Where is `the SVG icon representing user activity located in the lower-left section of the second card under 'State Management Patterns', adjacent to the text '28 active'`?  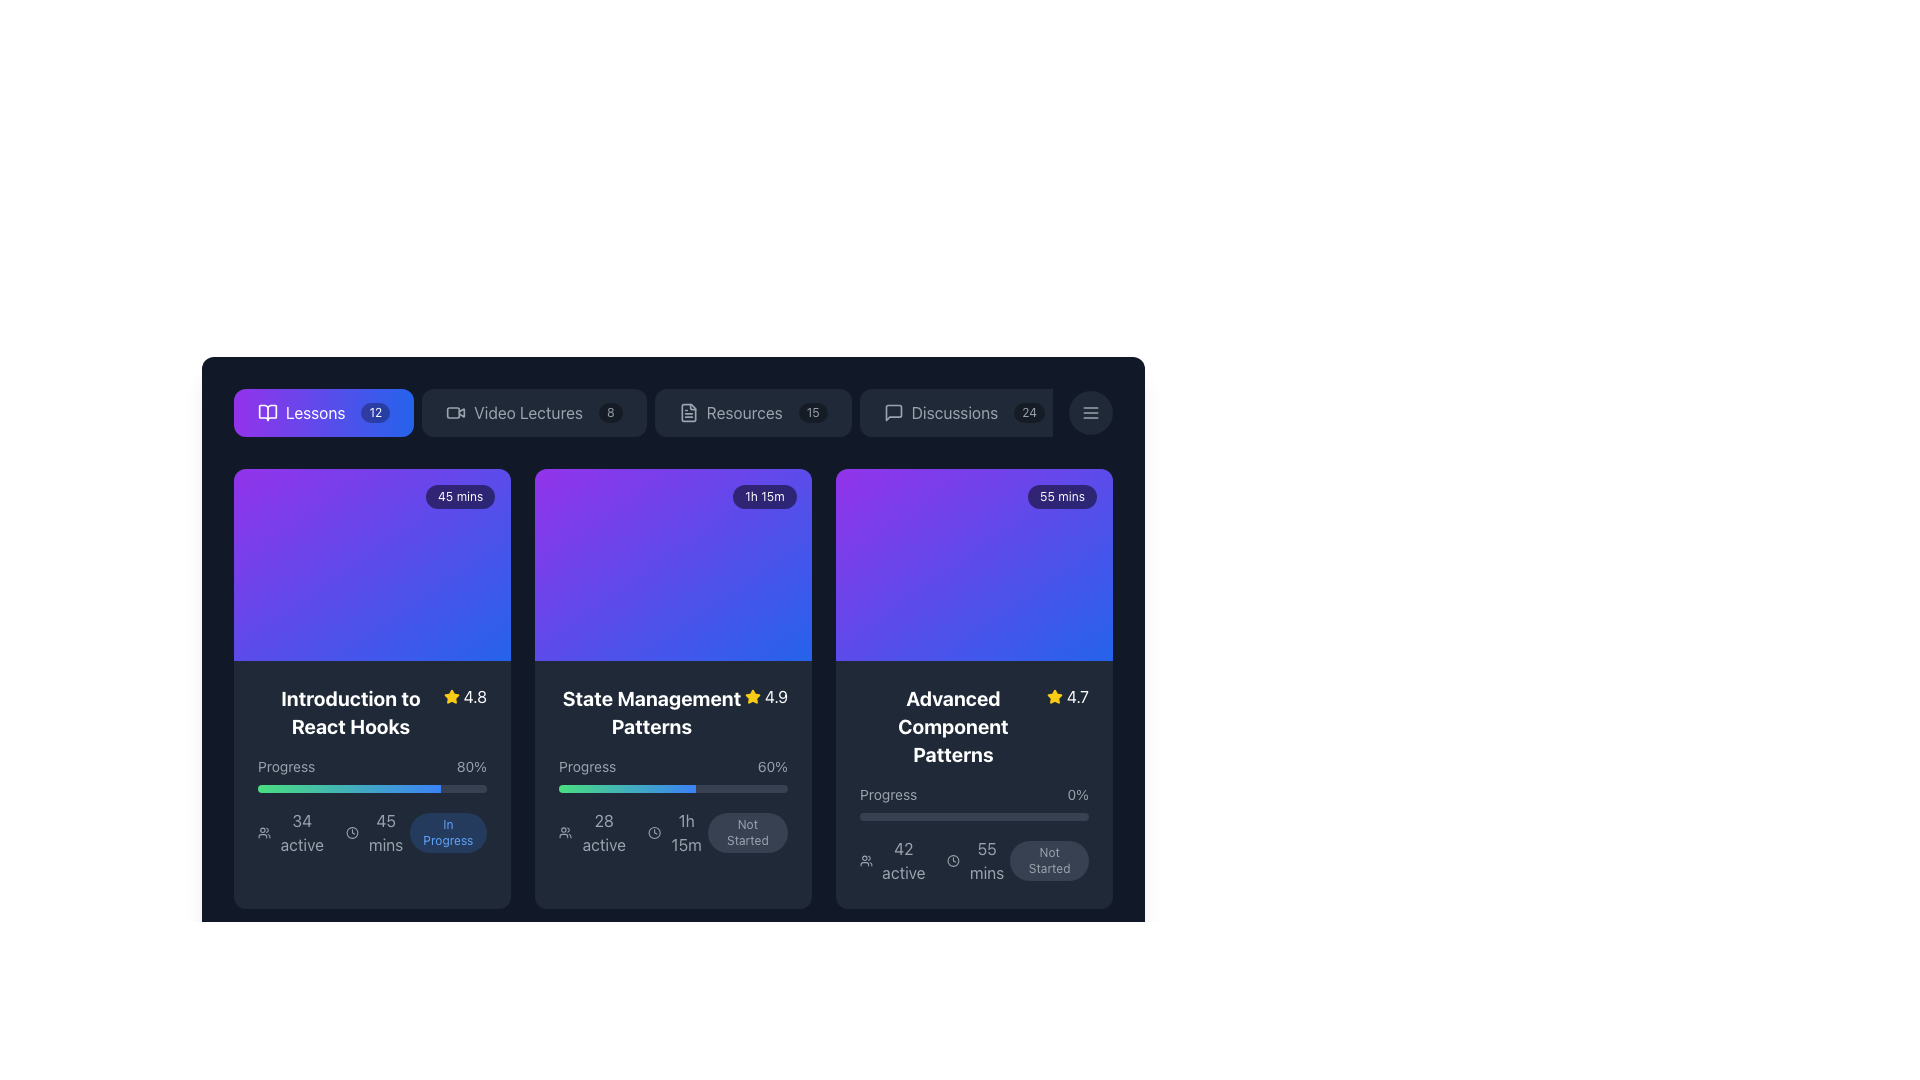
the SVG icon representing user activity located in the lower-left section of the second card under 'State Management Patterns', adjacent to the text '28 active' is located at coordinates (564, 833).